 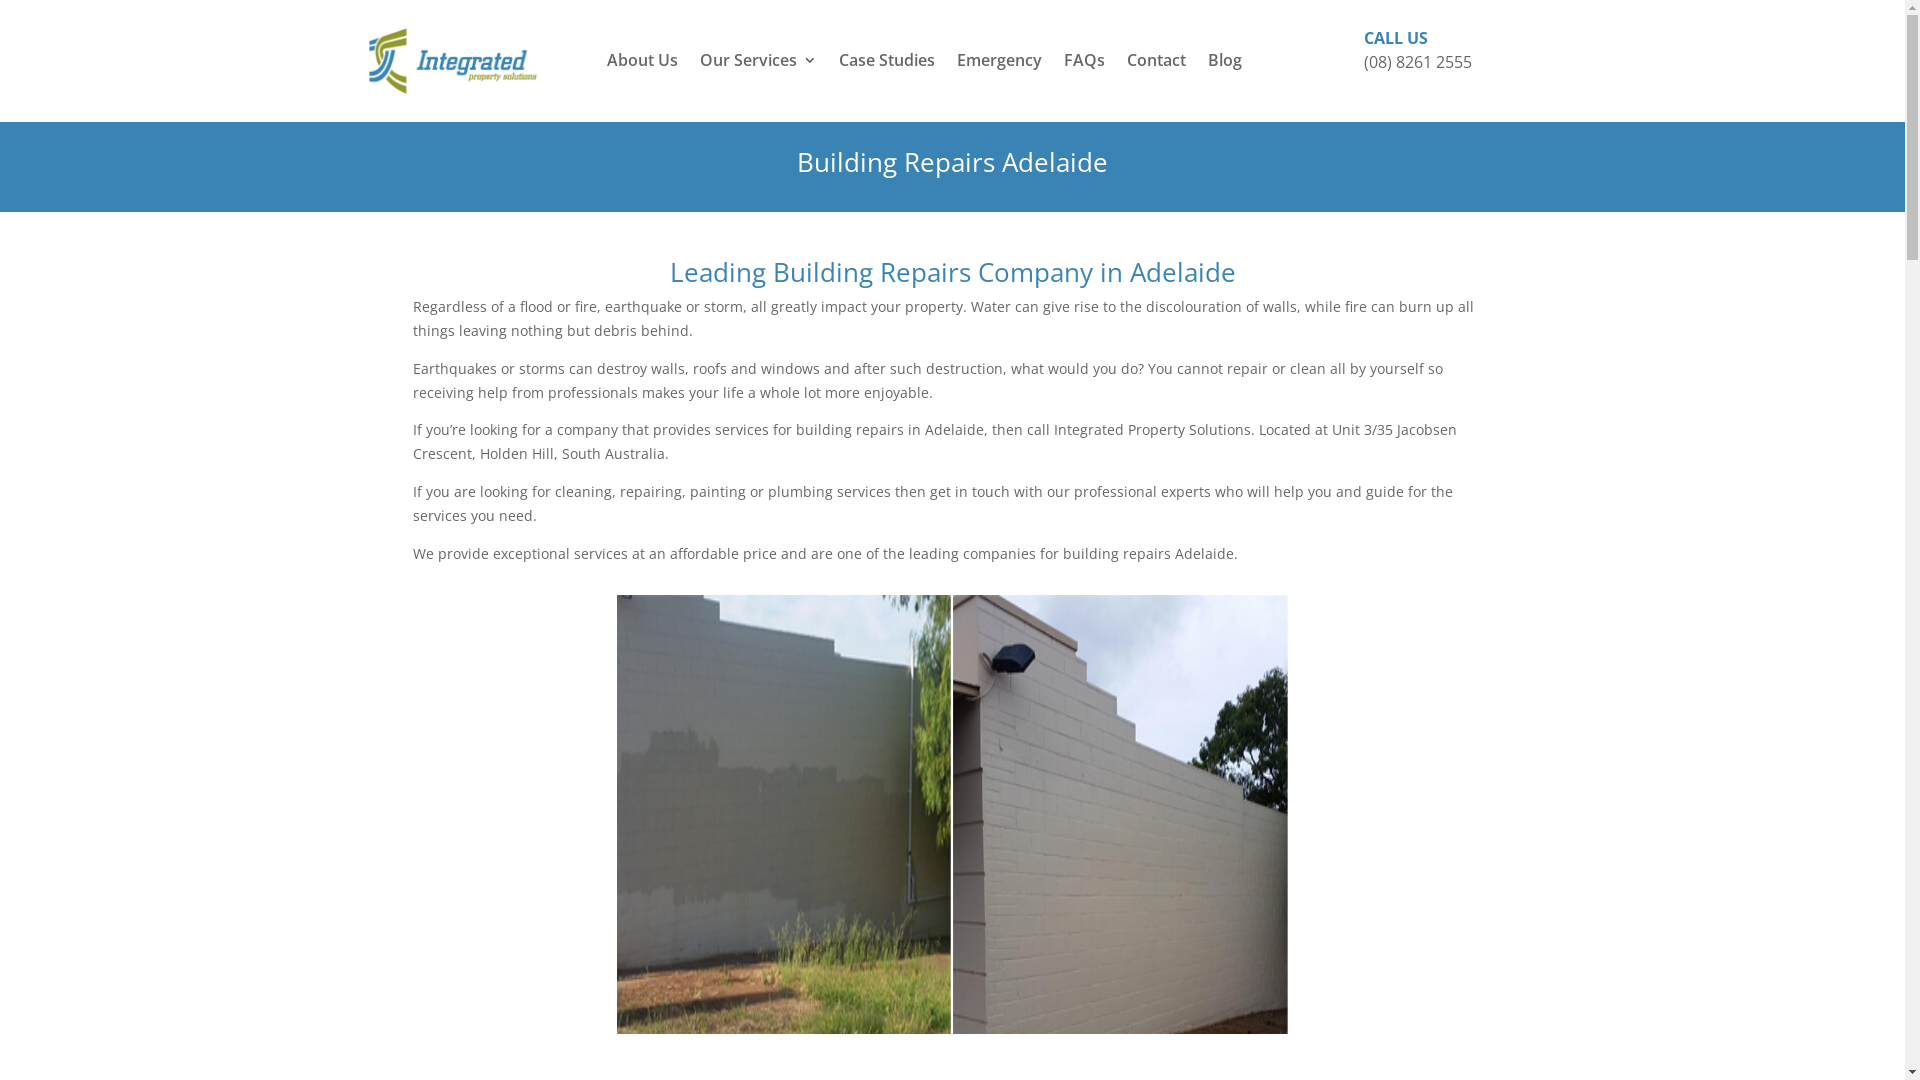 I want to click on 'IPS-Logo-e1546594708444', so click(x=364, y=60).